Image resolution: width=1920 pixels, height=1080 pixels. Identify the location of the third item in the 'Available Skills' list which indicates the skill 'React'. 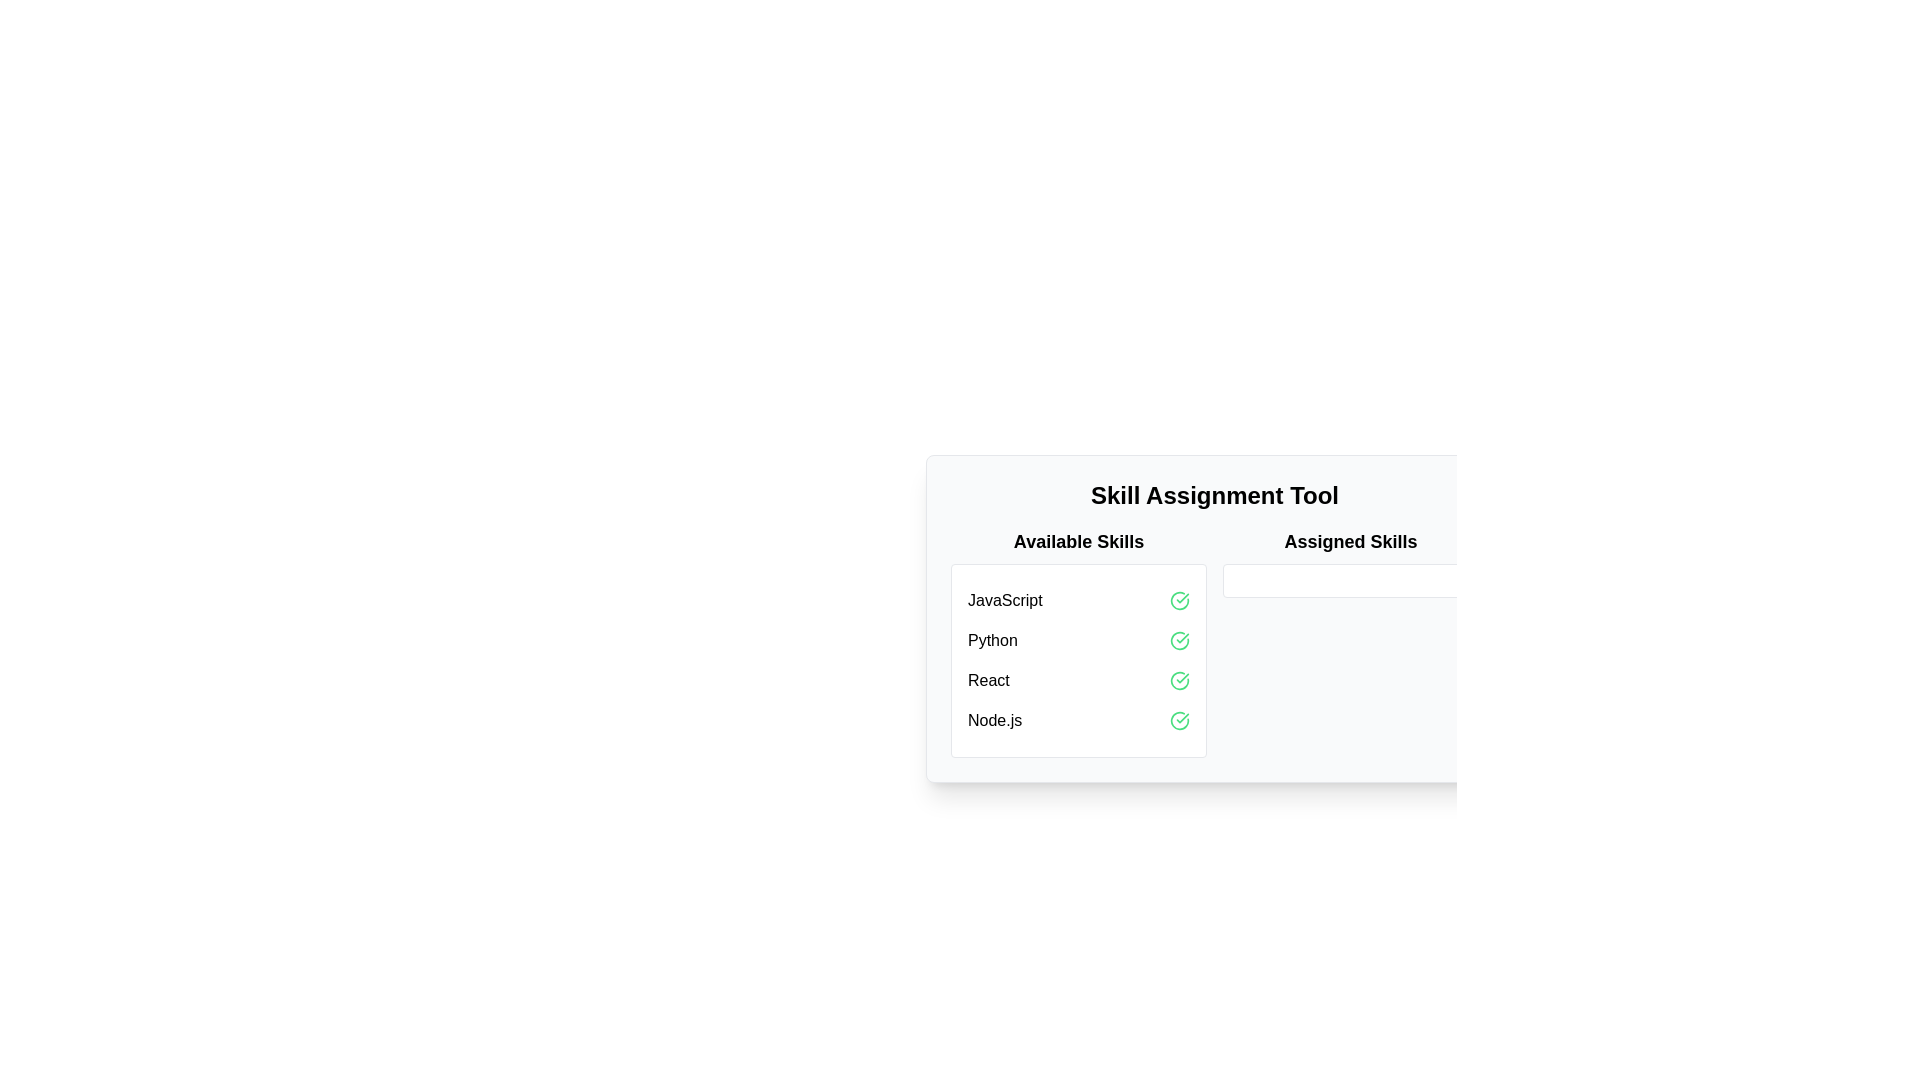
(1078, 680).